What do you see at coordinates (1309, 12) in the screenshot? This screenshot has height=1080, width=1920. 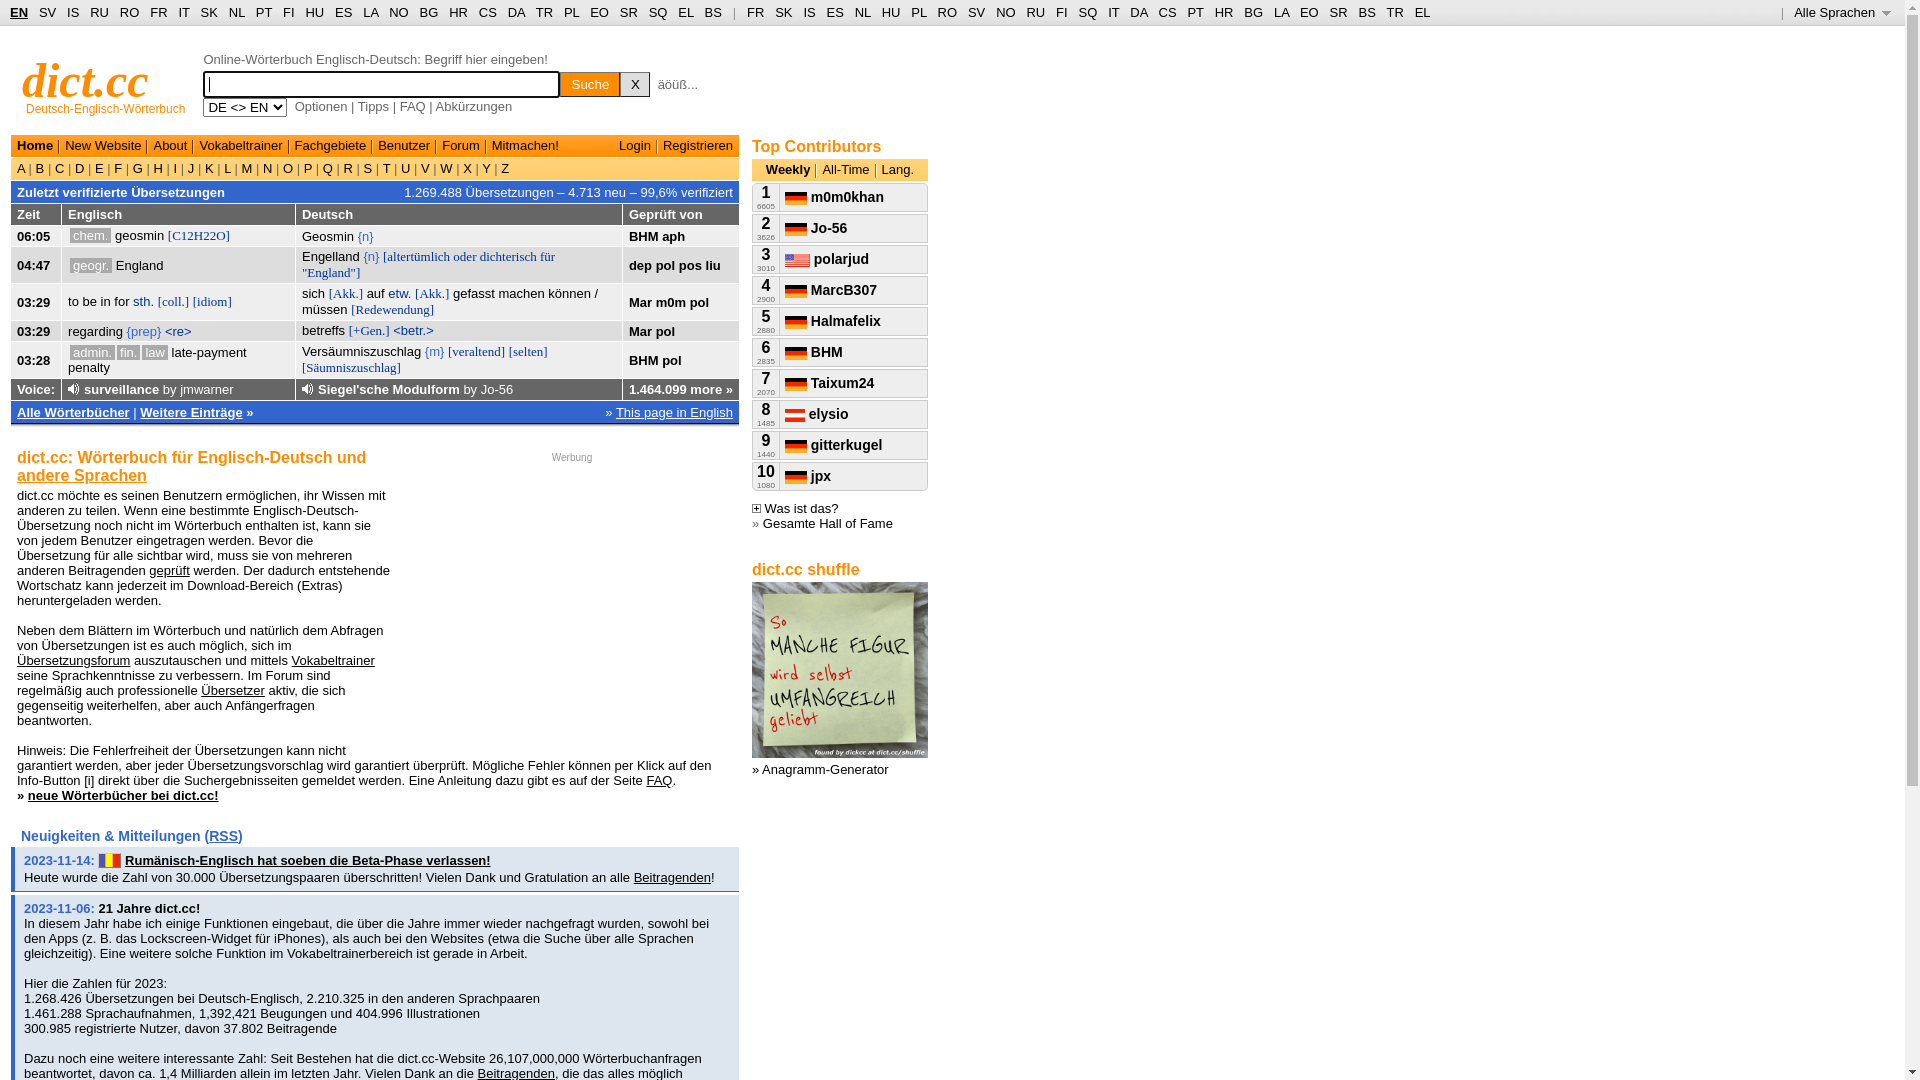 I see `'EO'` at bounding box center [1309, 12].